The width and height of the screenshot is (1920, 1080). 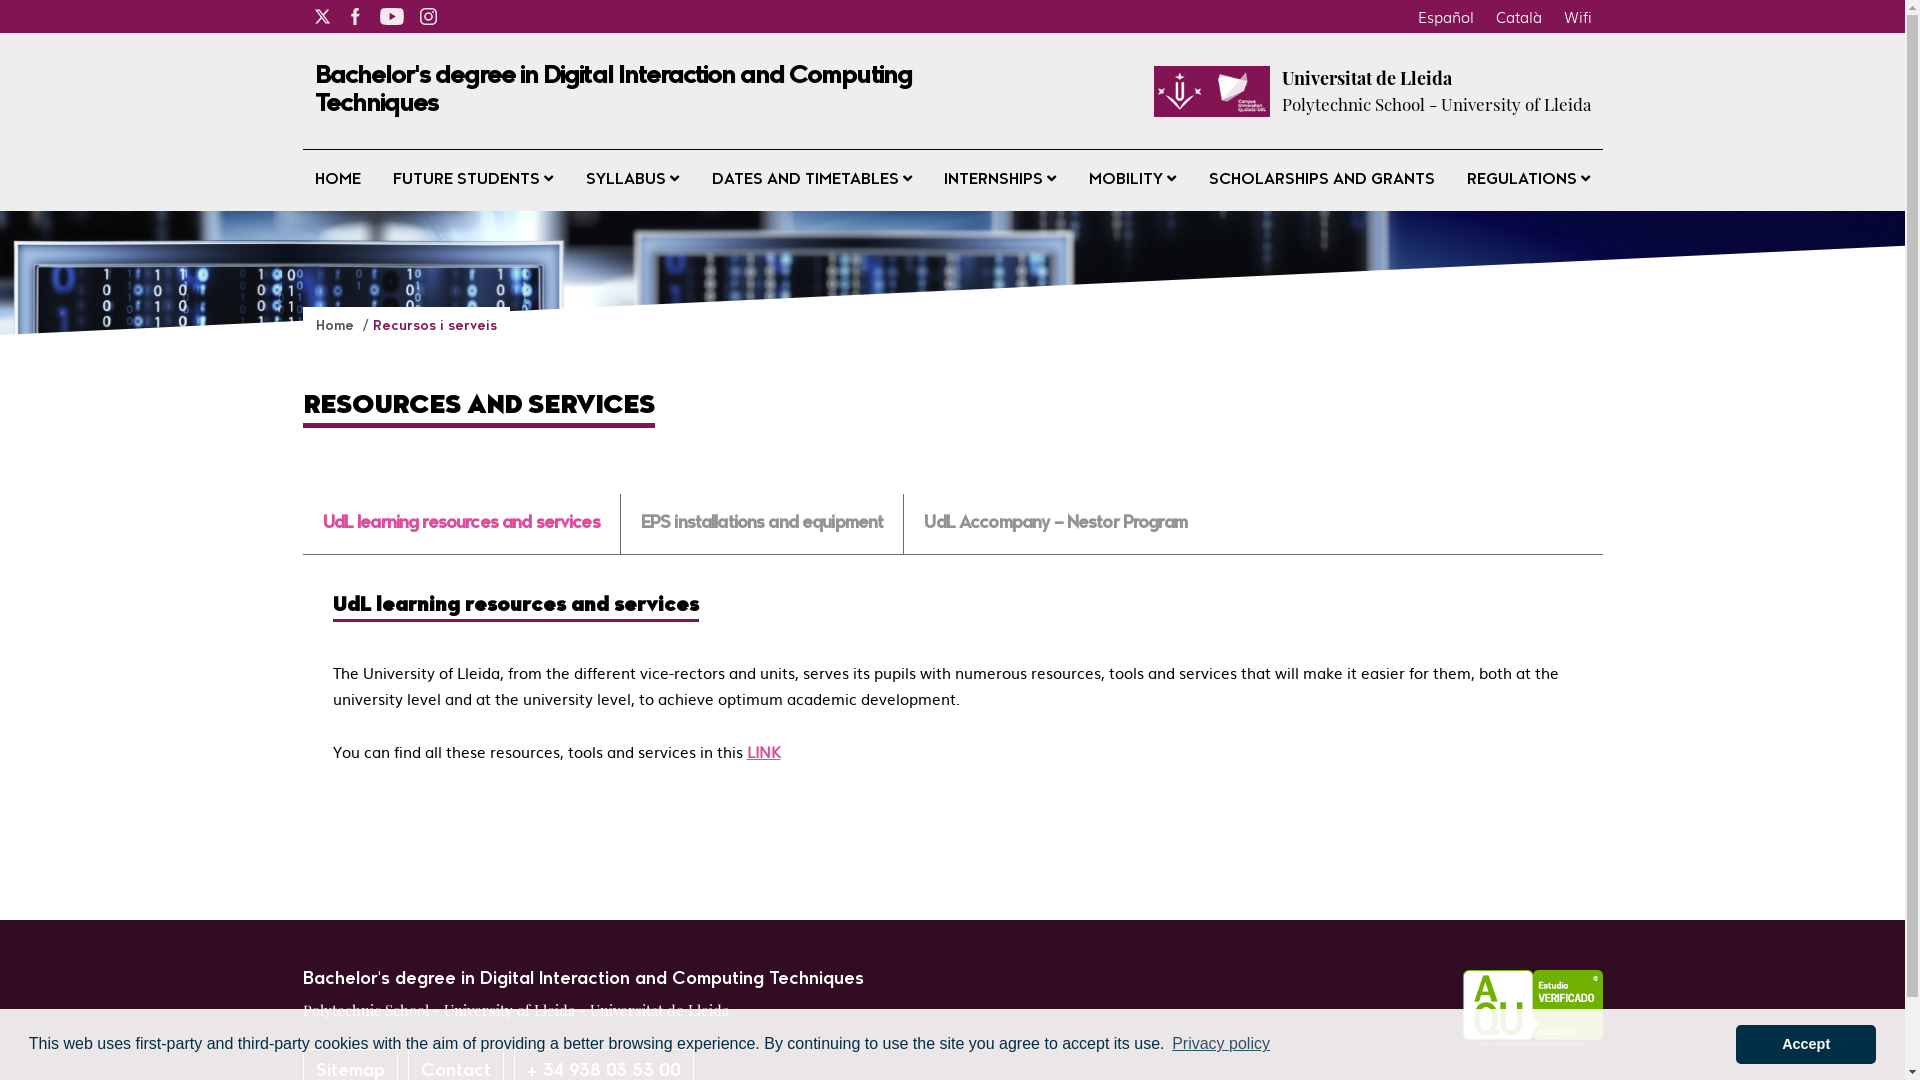 I want to click on 'Recursos i serveis', so click(x=432, y=325).